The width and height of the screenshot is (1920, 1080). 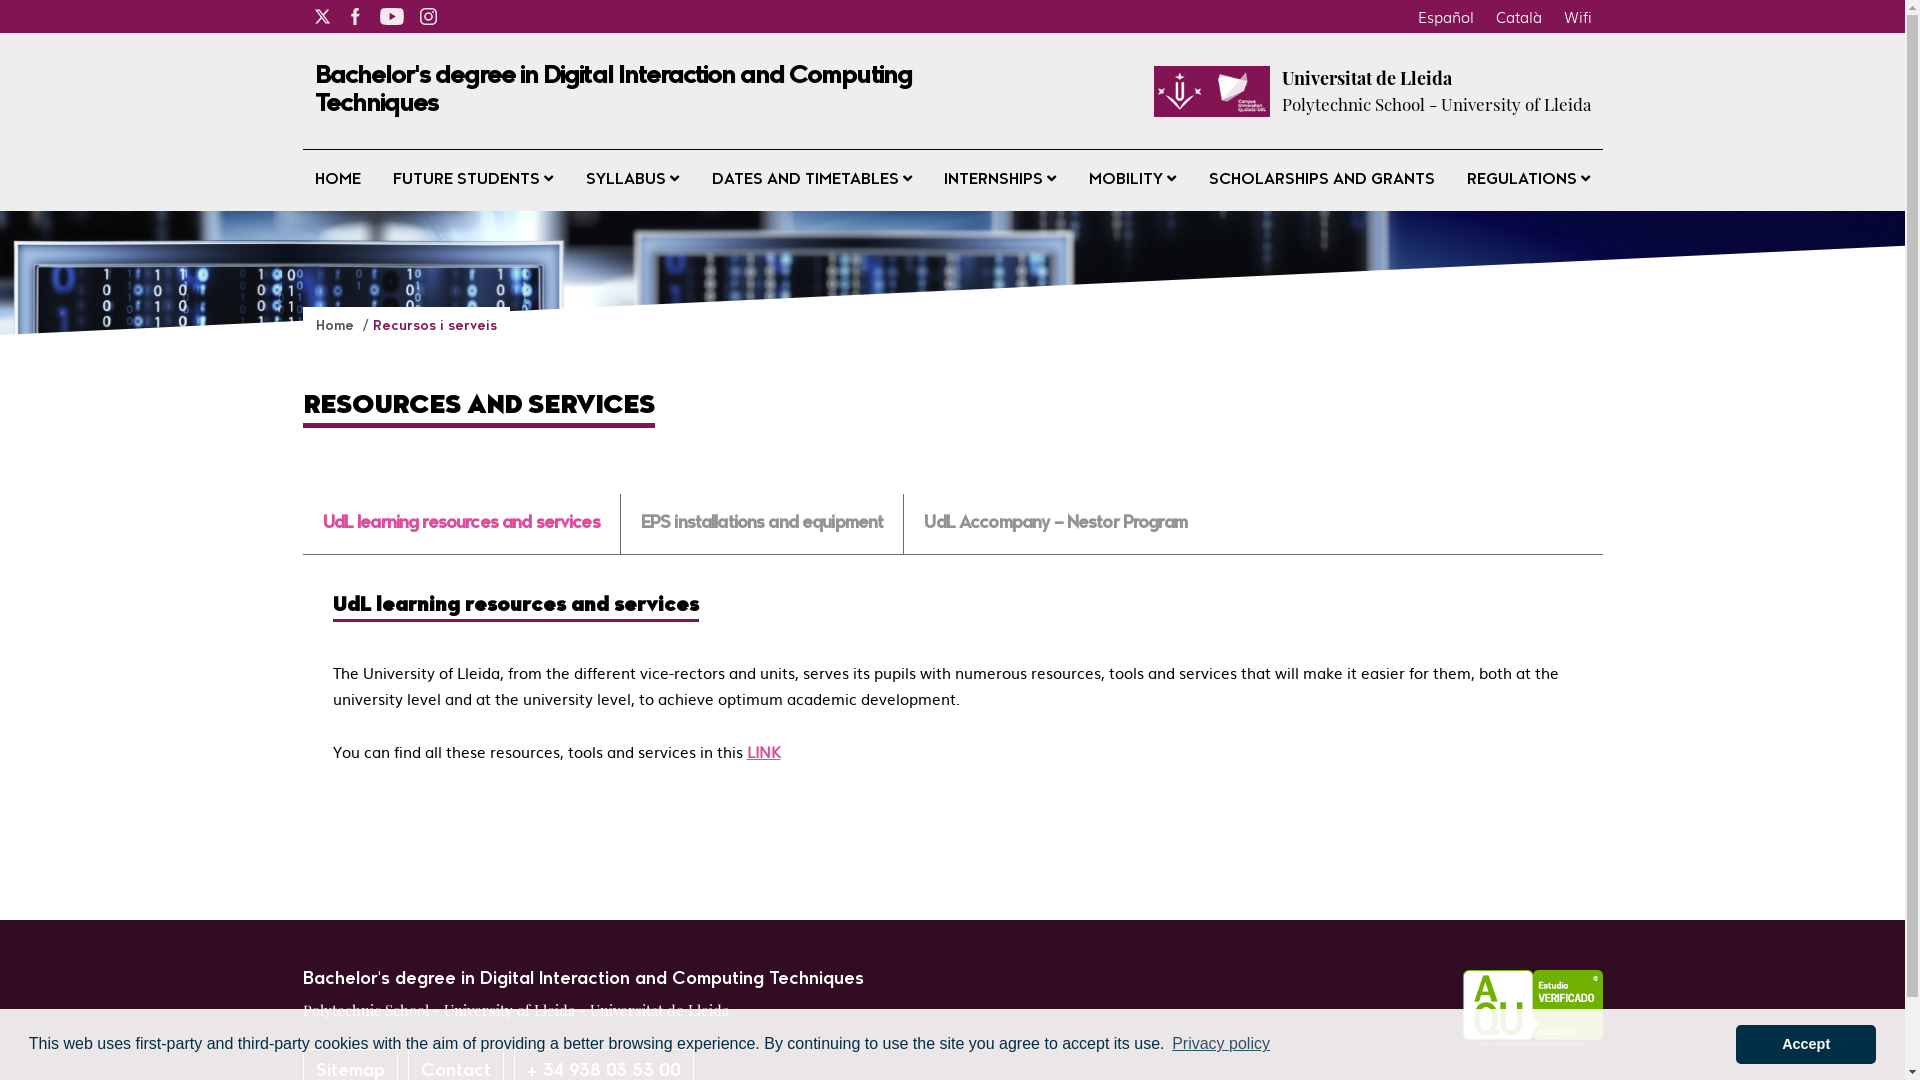 I want to click on 'Recursos i serveis', so click(x=432, y=325).